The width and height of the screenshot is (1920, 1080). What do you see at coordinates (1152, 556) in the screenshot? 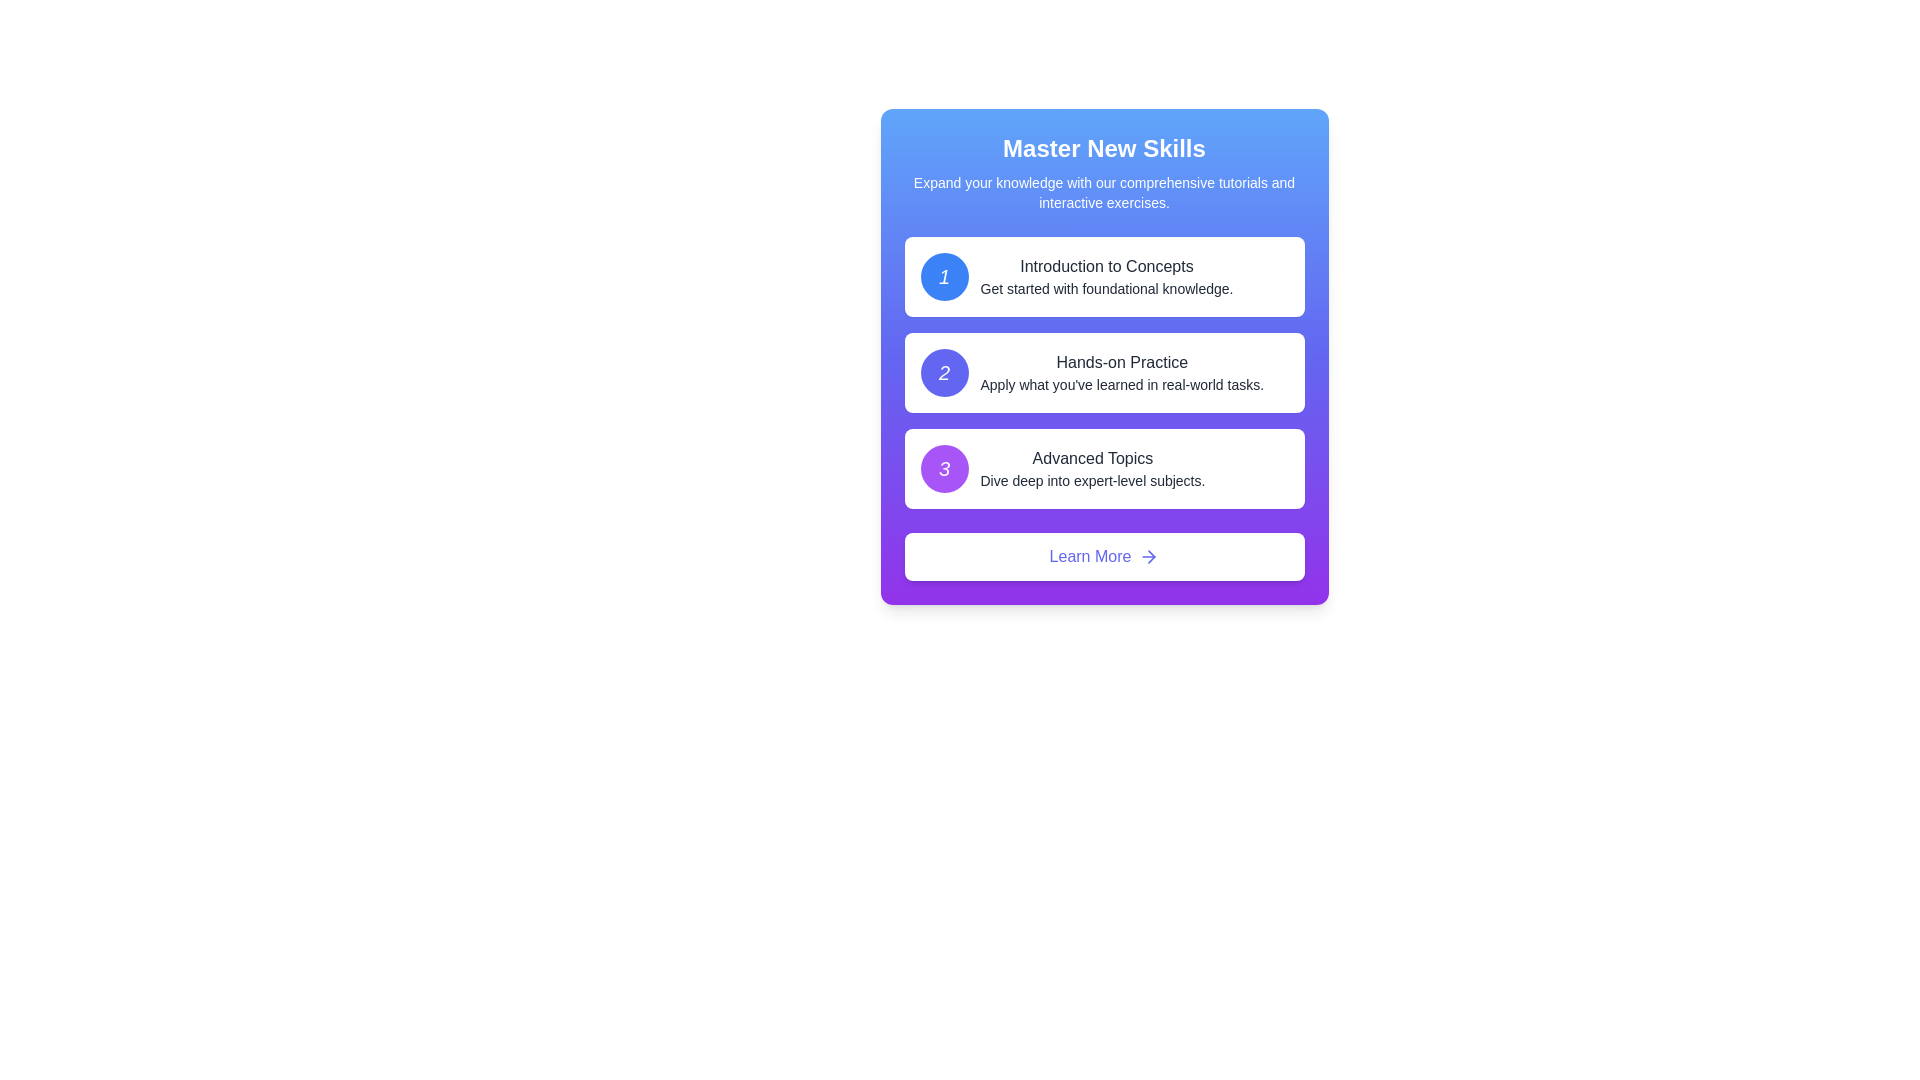
I see `the rightward-pointing arrowhead icon, which is part of the 'Learn More' button SVG graphic` at bounding box center [1152, 556].